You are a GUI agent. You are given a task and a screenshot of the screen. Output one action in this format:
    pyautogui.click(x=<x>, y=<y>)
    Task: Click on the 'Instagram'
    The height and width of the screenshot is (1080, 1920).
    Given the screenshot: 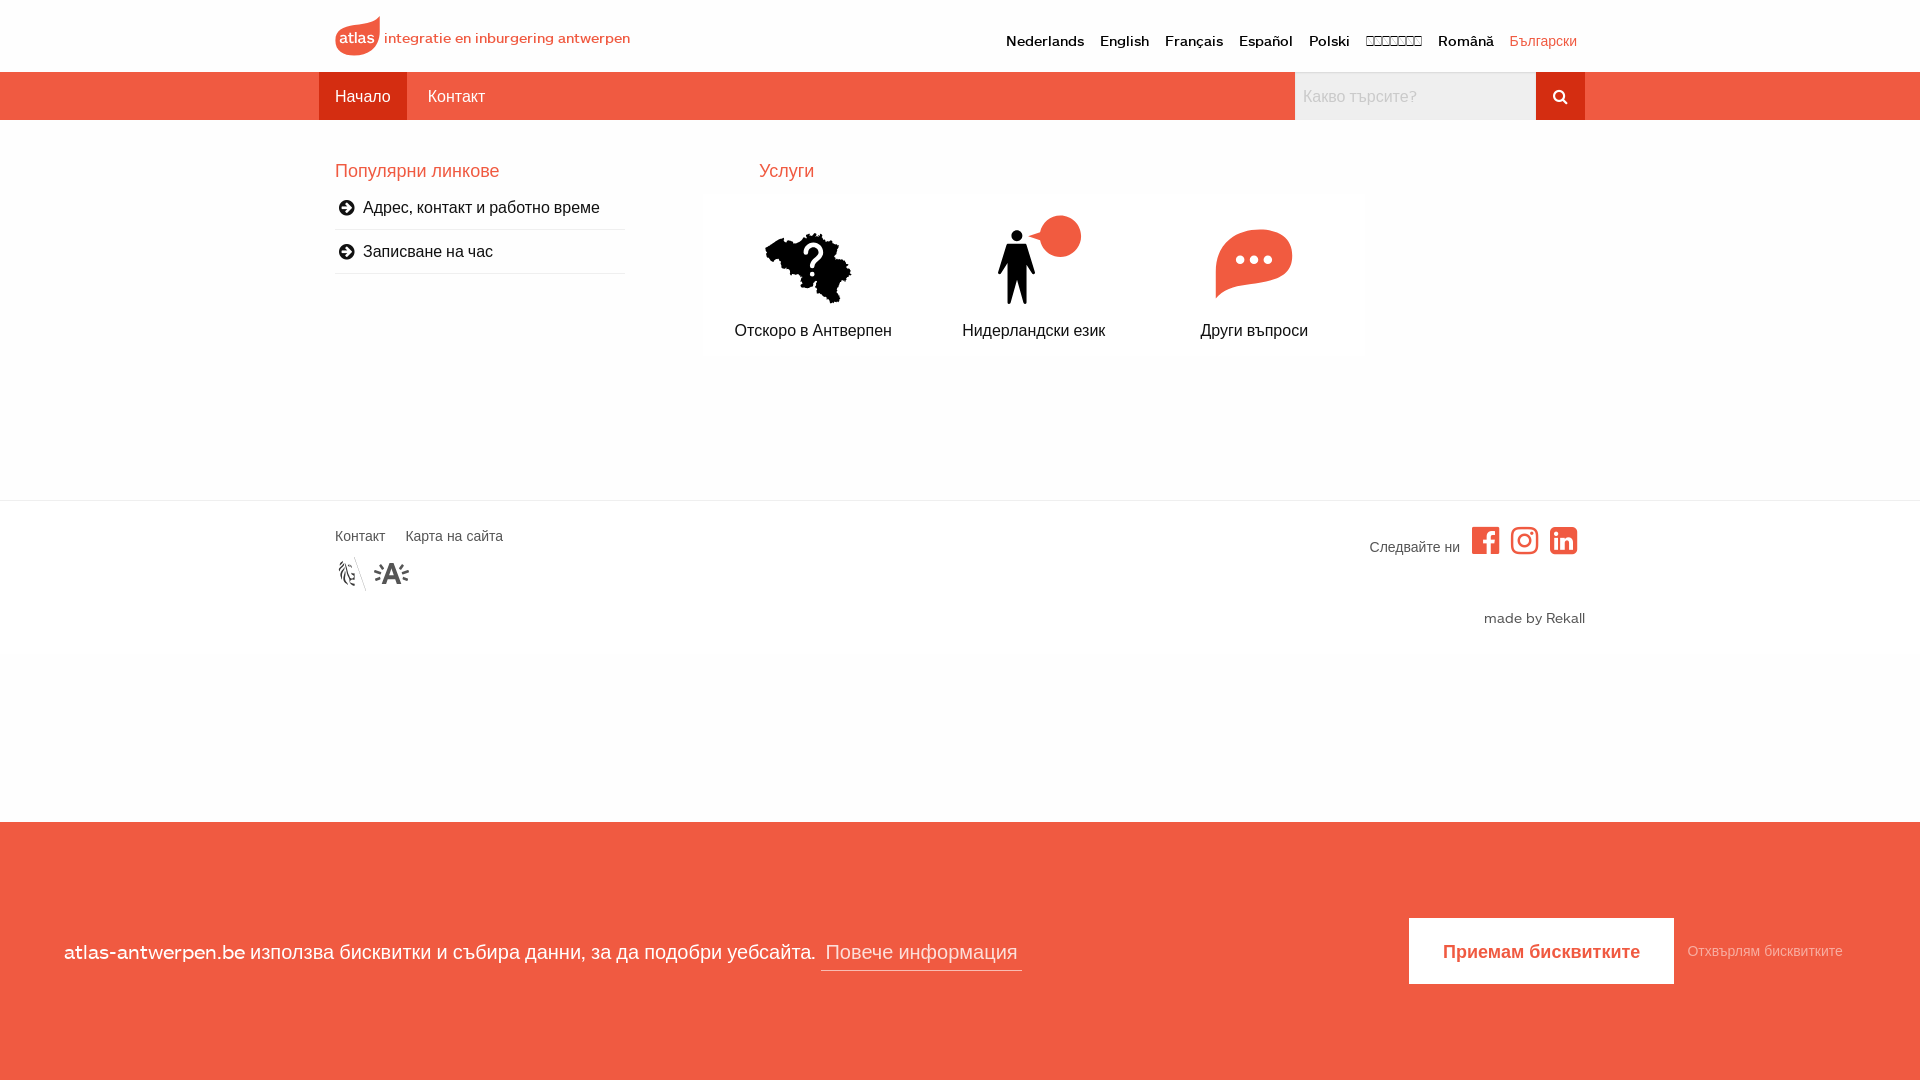 What is the action you would take?
    pyautogui.click(x=1523, y=540)
    